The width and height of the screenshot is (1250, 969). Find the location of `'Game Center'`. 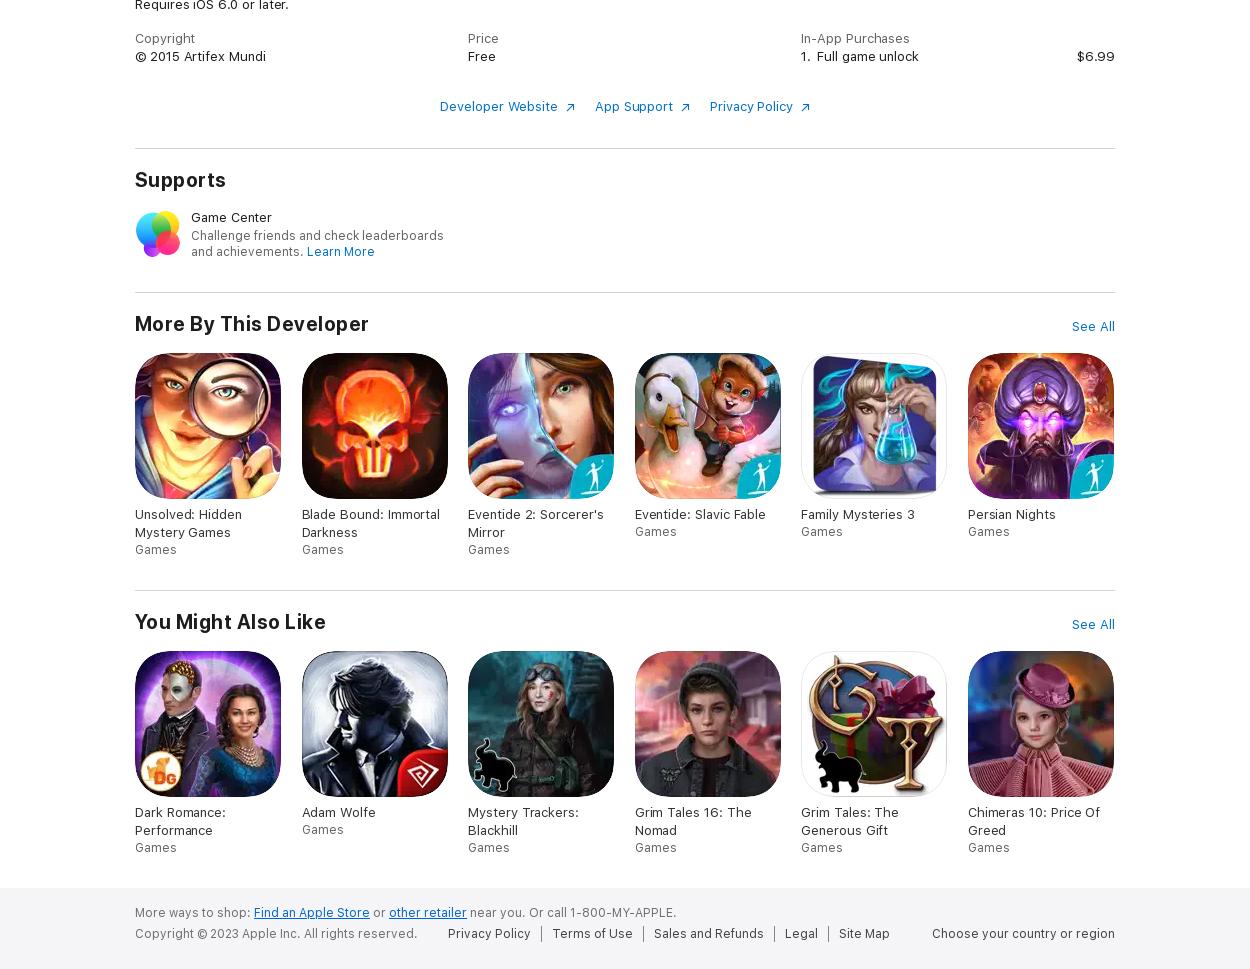

'Game Center' is located at coordinates (190, 216).